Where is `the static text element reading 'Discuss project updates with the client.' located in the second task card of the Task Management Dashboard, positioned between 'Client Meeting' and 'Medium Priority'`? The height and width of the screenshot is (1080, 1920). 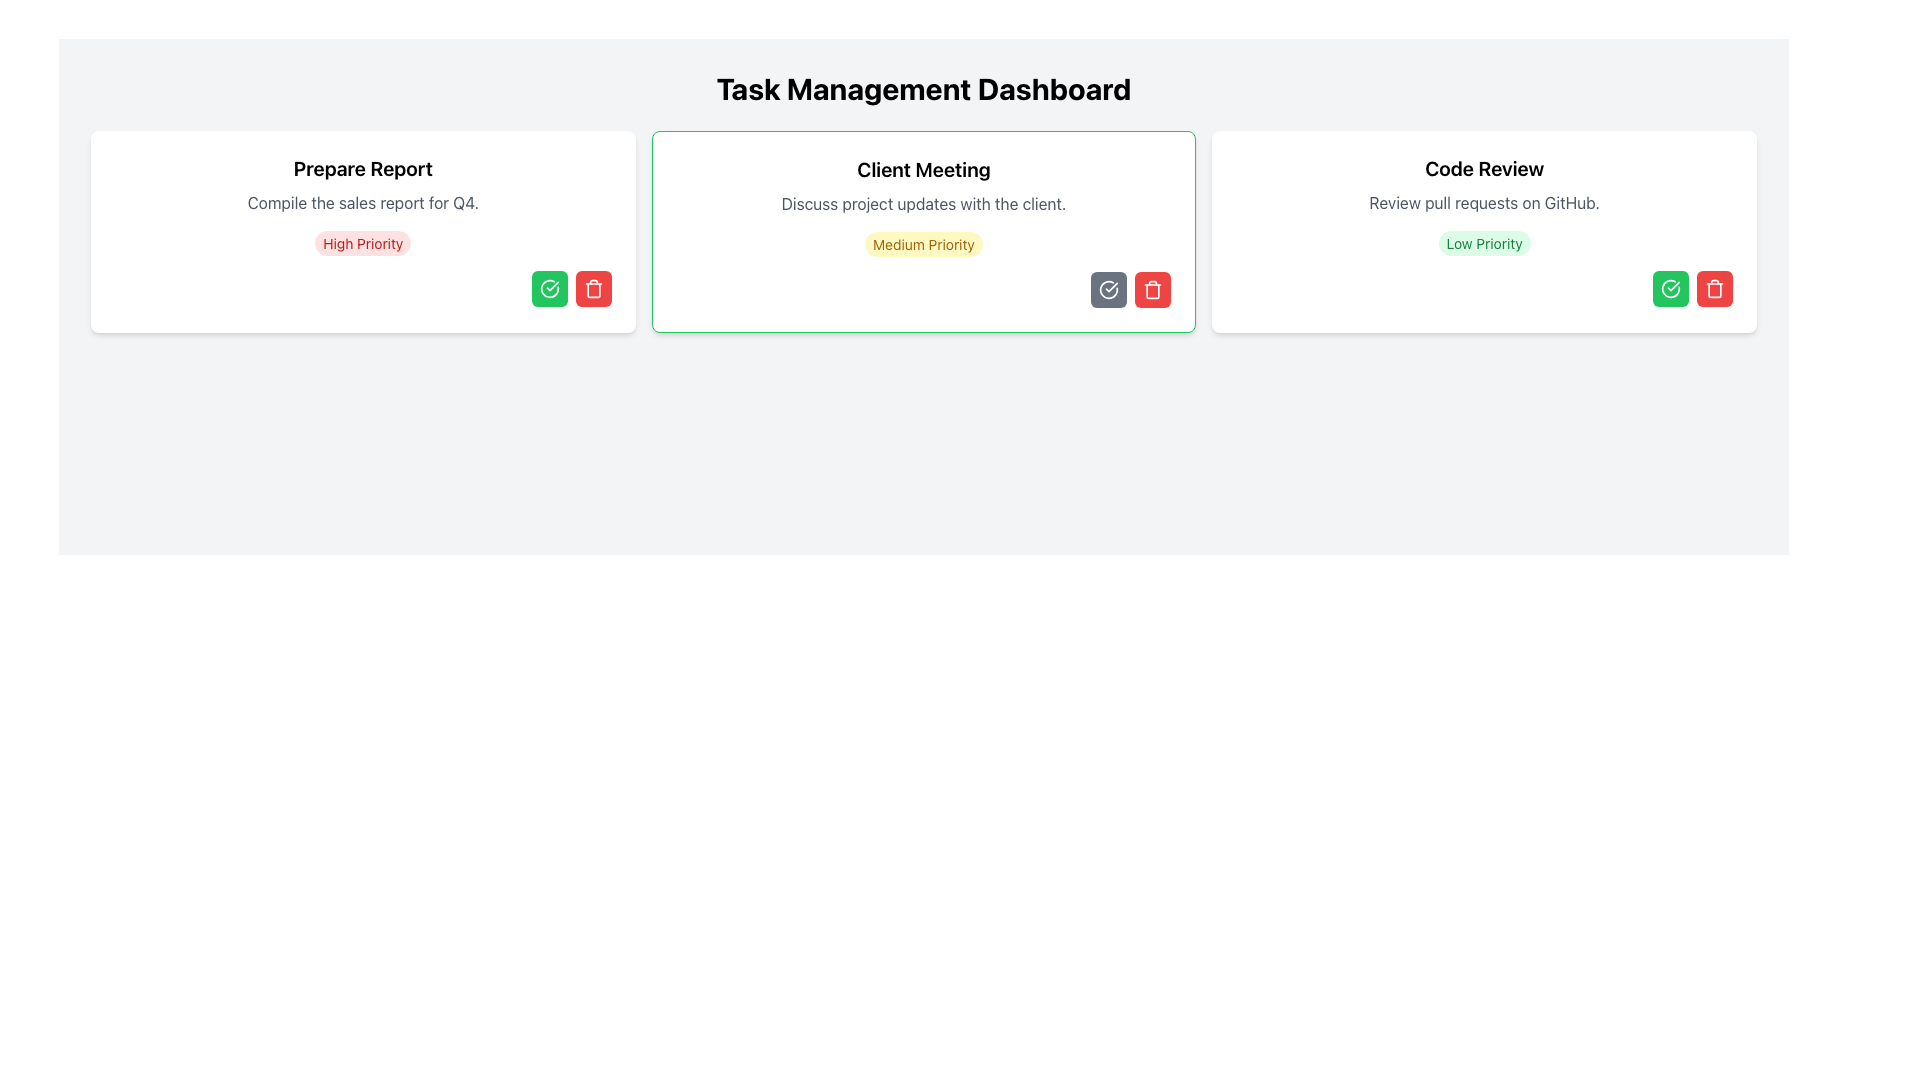
the static text element reading 'Discuss project updates with the client.' located in the second task card of the Task Management Dashboard, positioned between 'Client Meeting' and 'Medium Priority' is located at coordinates (922, 204).